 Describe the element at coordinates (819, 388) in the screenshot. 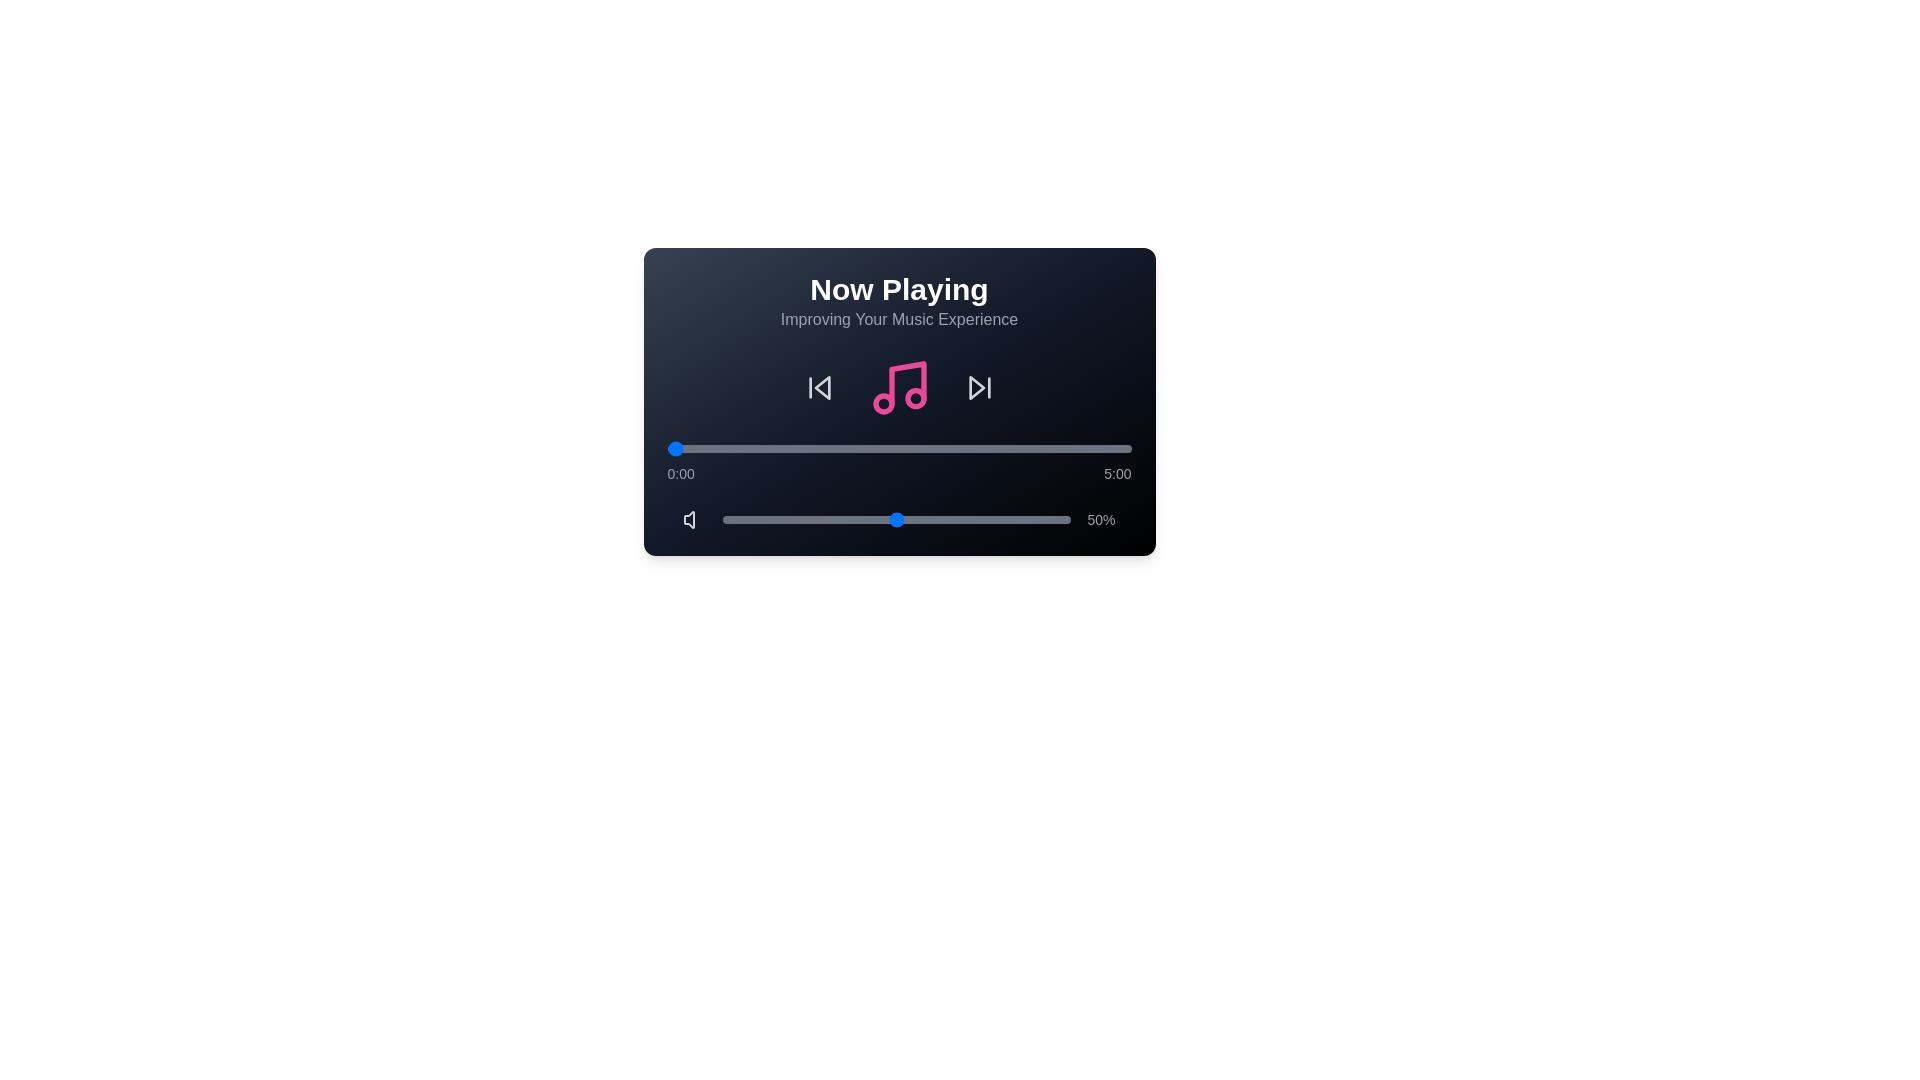

I see `previous track button` at that location.